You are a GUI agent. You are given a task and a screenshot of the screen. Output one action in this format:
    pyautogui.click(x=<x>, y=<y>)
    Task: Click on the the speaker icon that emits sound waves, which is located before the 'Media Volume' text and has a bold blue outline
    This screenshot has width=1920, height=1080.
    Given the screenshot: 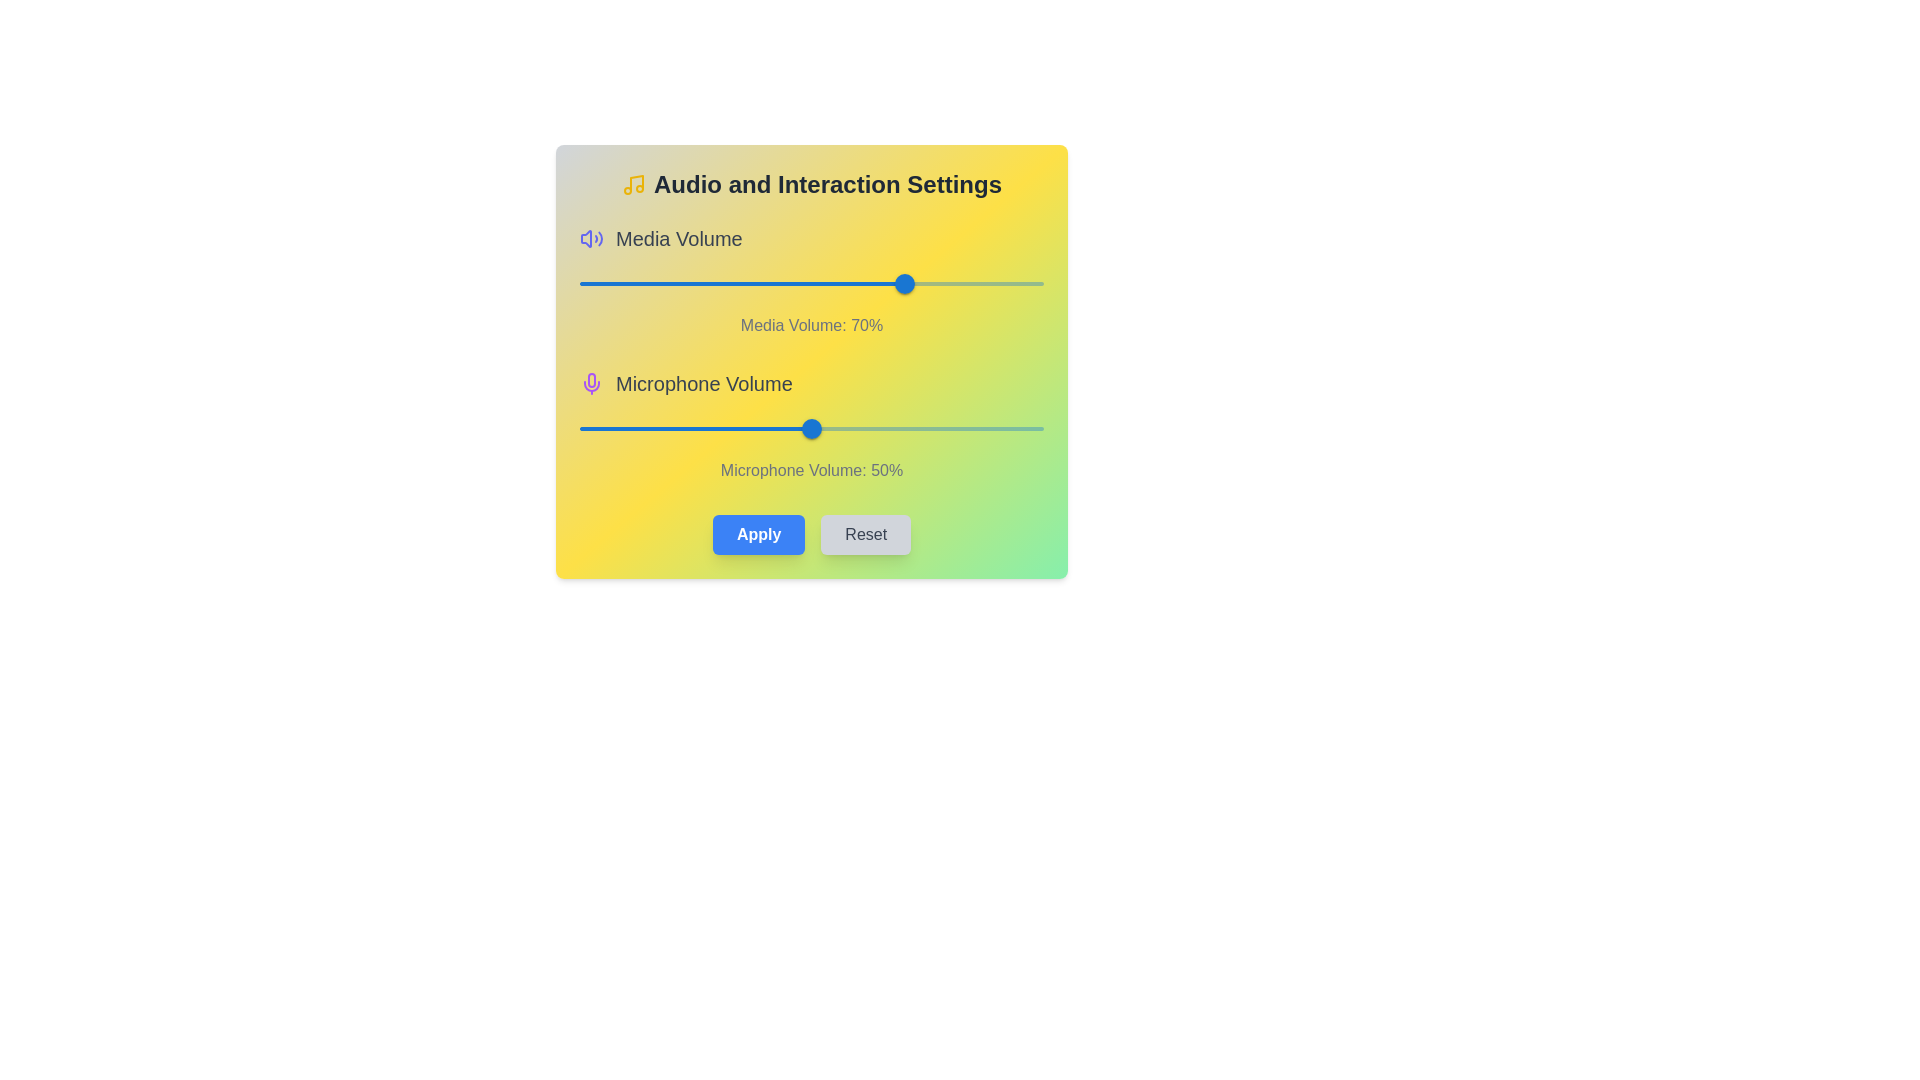 What is the action you would take?
    pyautogui.click(x=590, y=238)
    